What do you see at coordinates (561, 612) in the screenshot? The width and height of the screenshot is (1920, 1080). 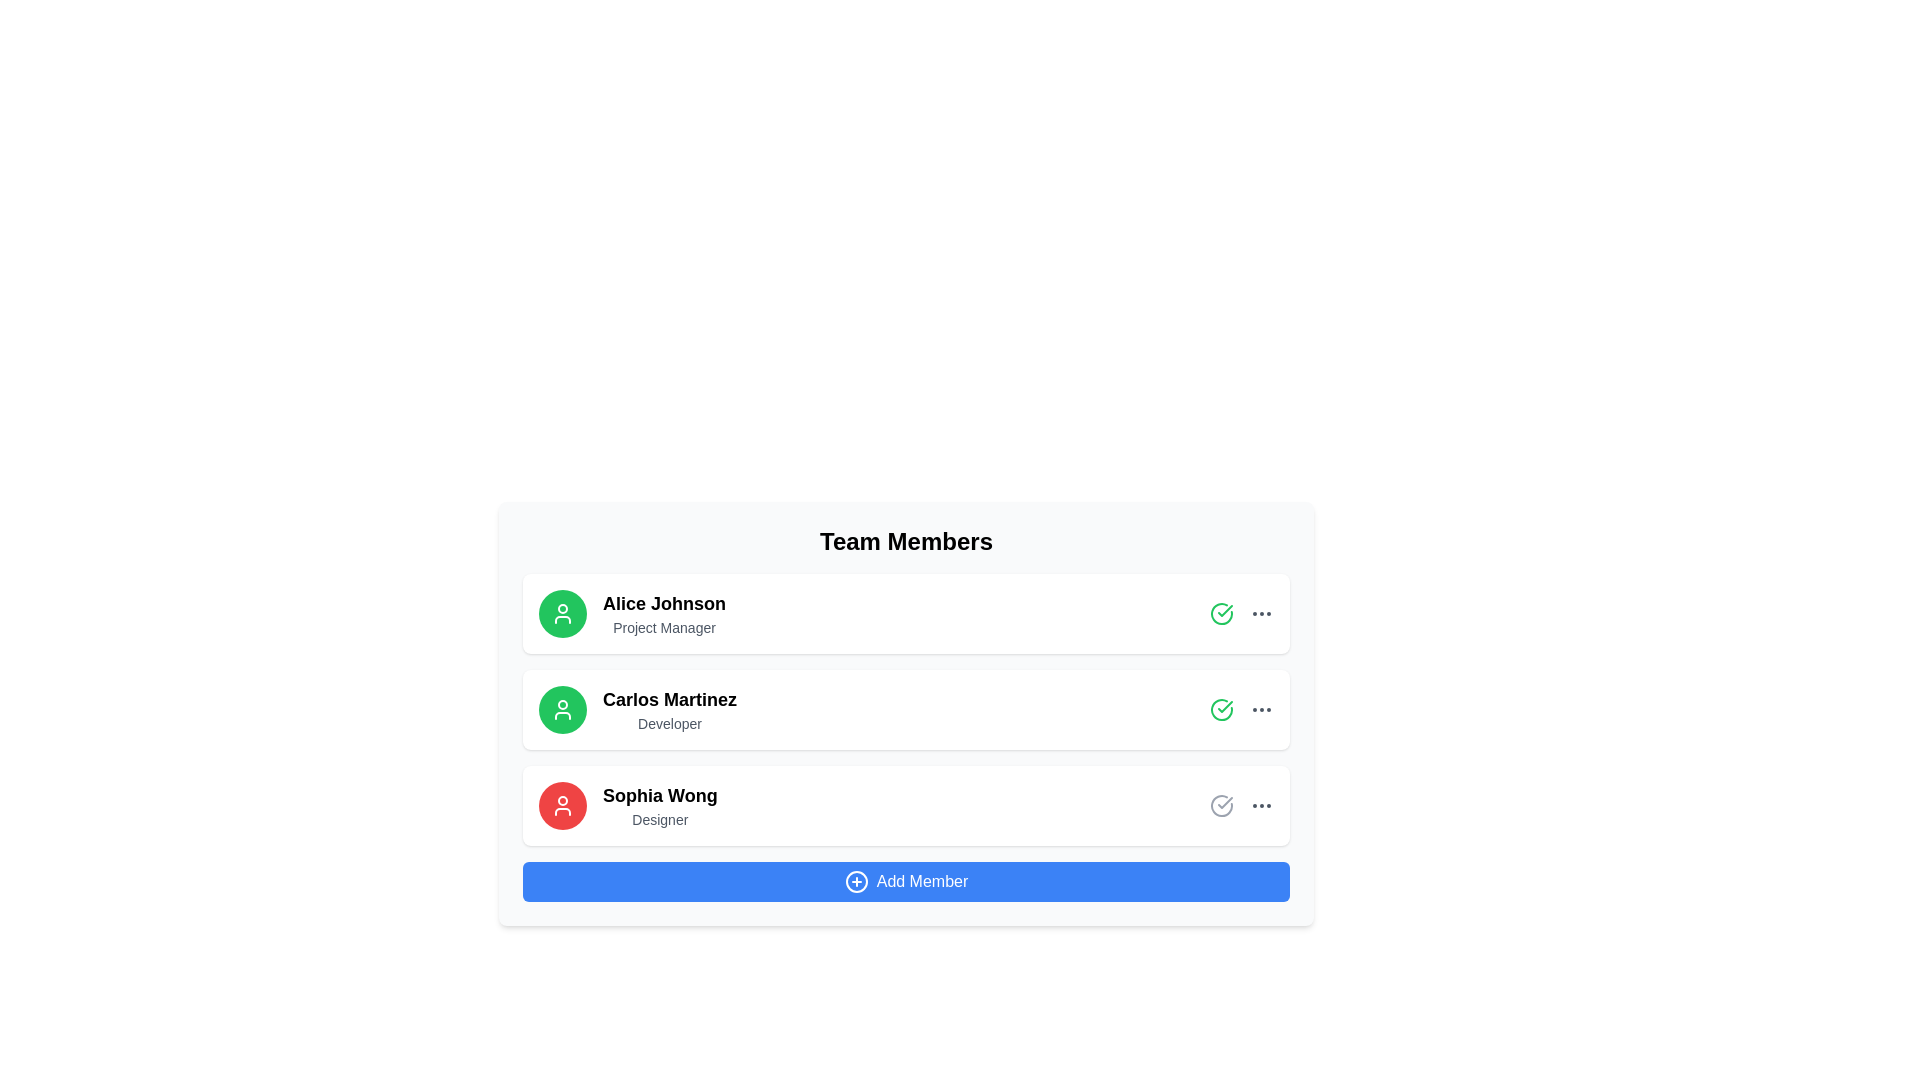 I see `the user profile icon for 'Carlos Martinez', which is located inside the green circular section to the left of his entry in the list` at bounding box center [561, 612].